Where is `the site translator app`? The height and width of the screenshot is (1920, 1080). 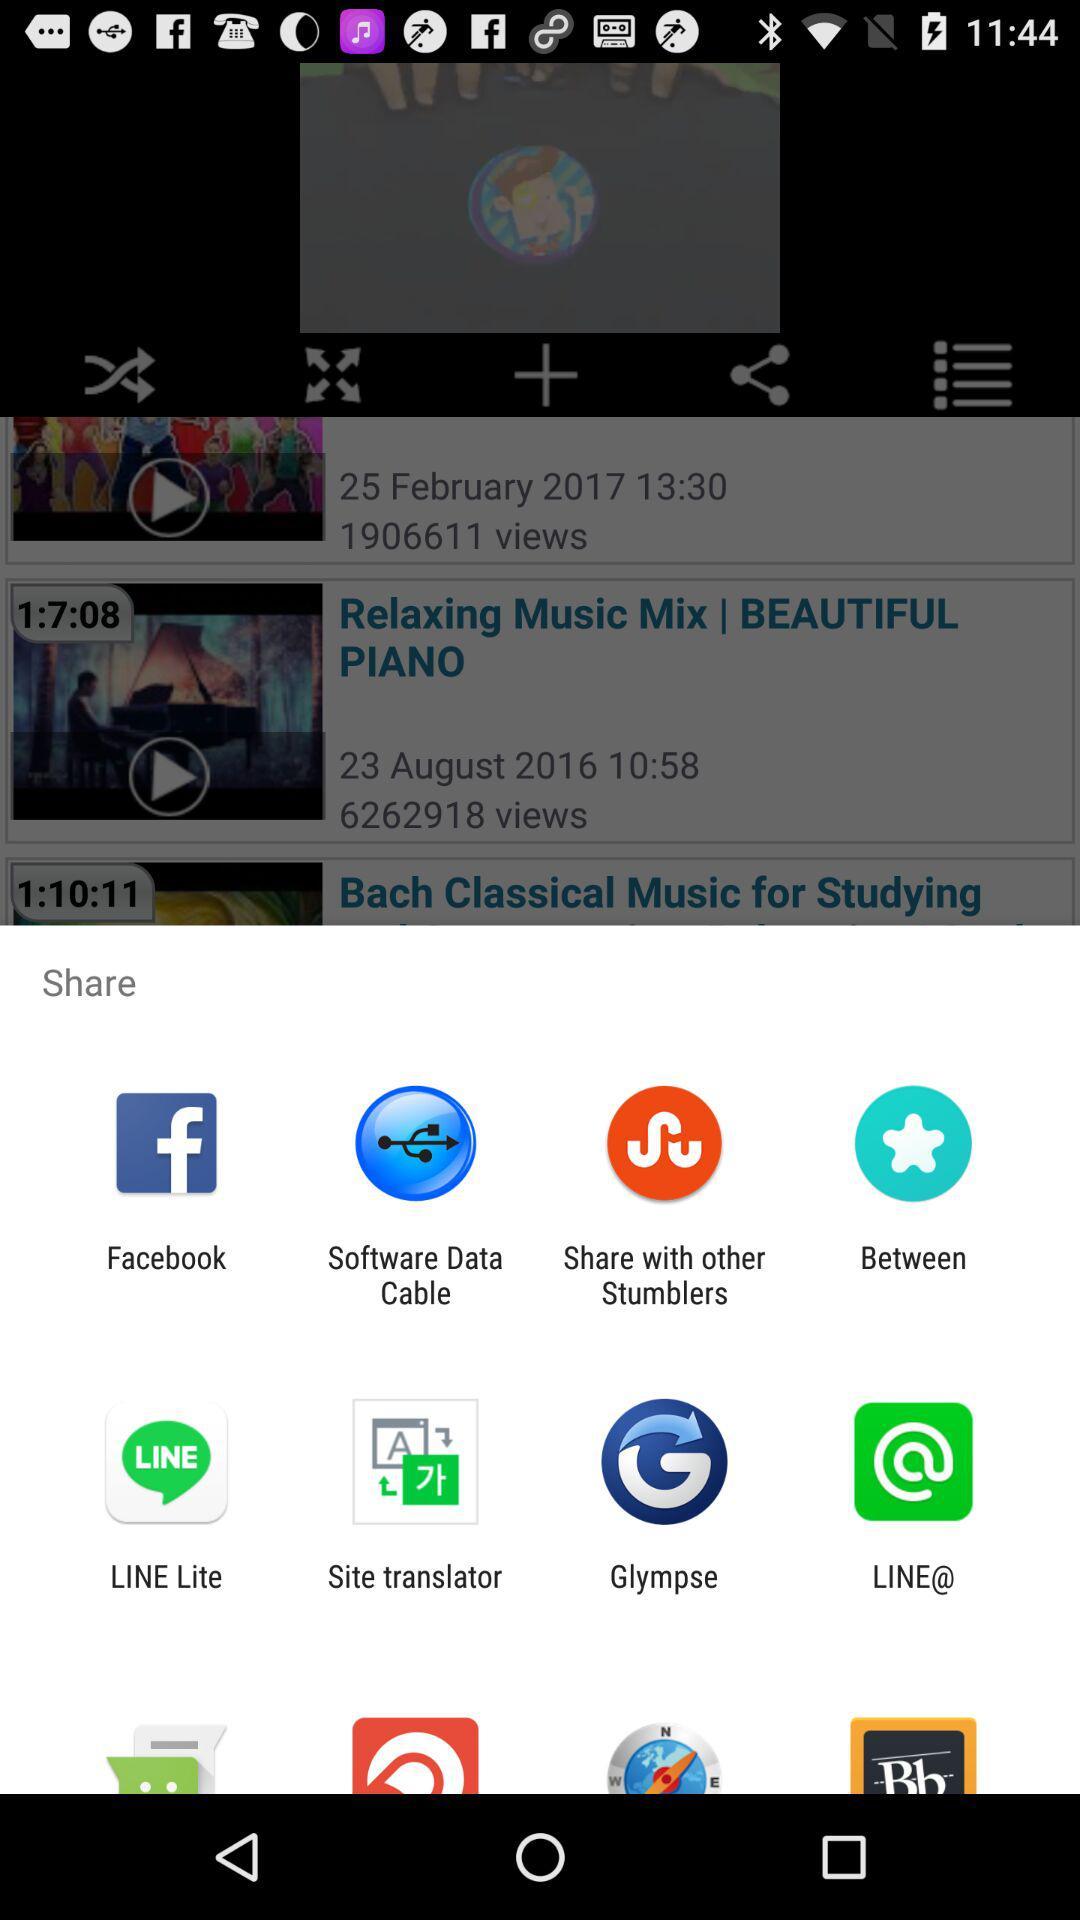 the site translator app is located at coordinates (414, 1592).